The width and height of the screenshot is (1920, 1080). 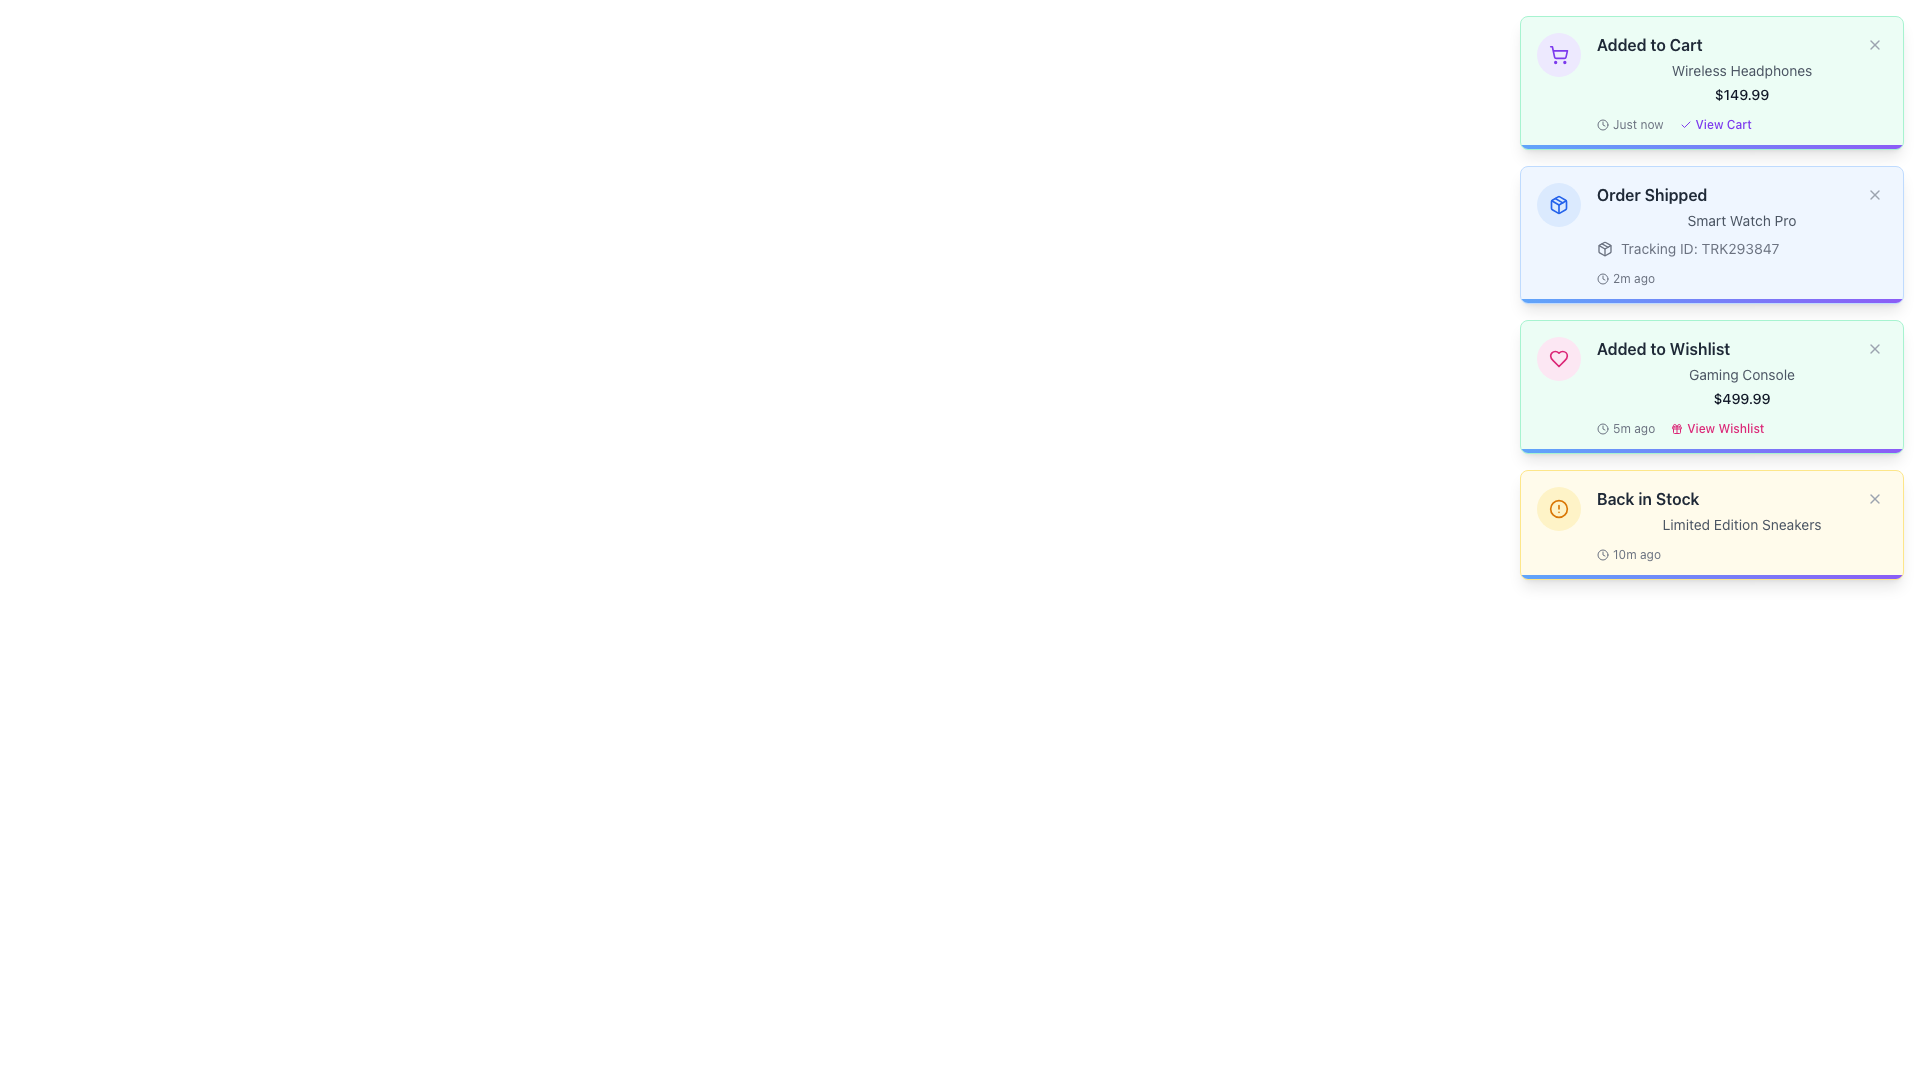 I want to click on the 'Back in Stock' notification with a yellow background and rounded corners for further actions, so click(x=1711, y=523).